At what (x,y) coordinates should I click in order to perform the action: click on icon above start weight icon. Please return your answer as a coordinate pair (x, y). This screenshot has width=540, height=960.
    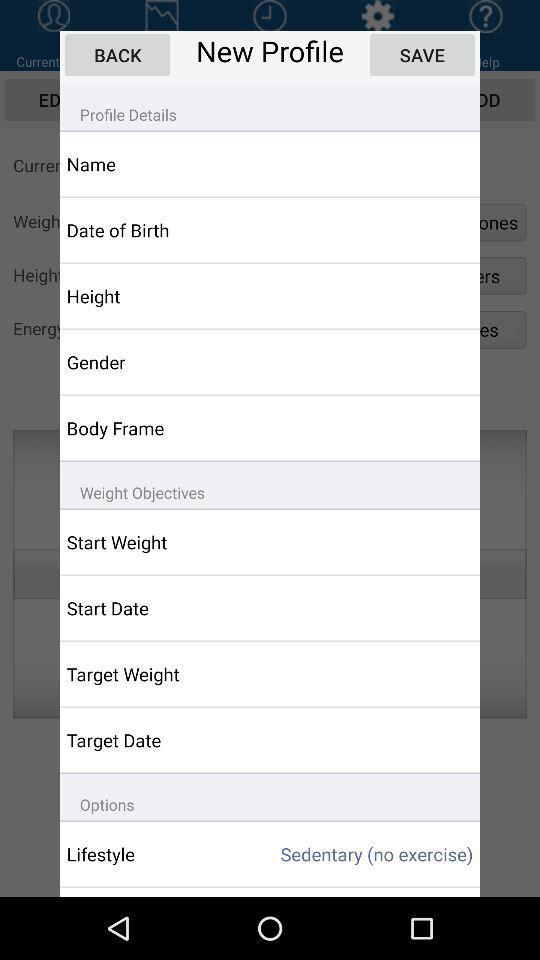
    Looking at the image, I should click on (270, 484).